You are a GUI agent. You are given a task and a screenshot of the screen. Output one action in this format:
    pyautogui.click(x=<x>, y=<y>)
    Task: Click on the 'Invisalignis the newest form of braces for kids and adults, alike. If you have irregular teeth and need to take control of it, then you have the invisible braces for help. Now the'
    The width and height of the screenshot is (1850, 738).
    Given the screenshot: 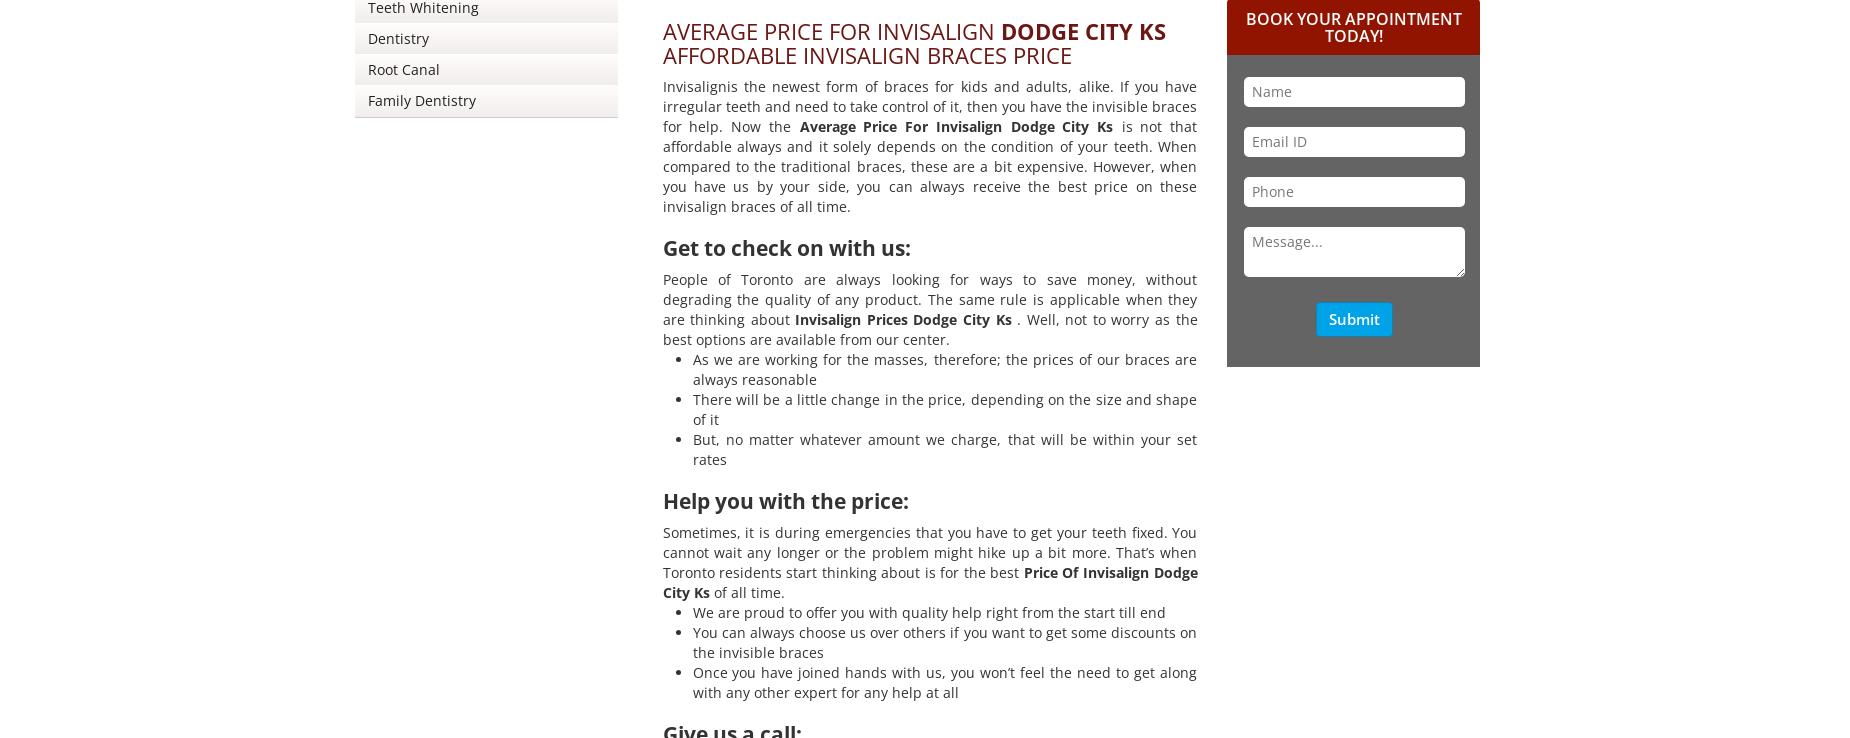 What is the action you would take?
    pyautogui.click(x=928, y=105)
    